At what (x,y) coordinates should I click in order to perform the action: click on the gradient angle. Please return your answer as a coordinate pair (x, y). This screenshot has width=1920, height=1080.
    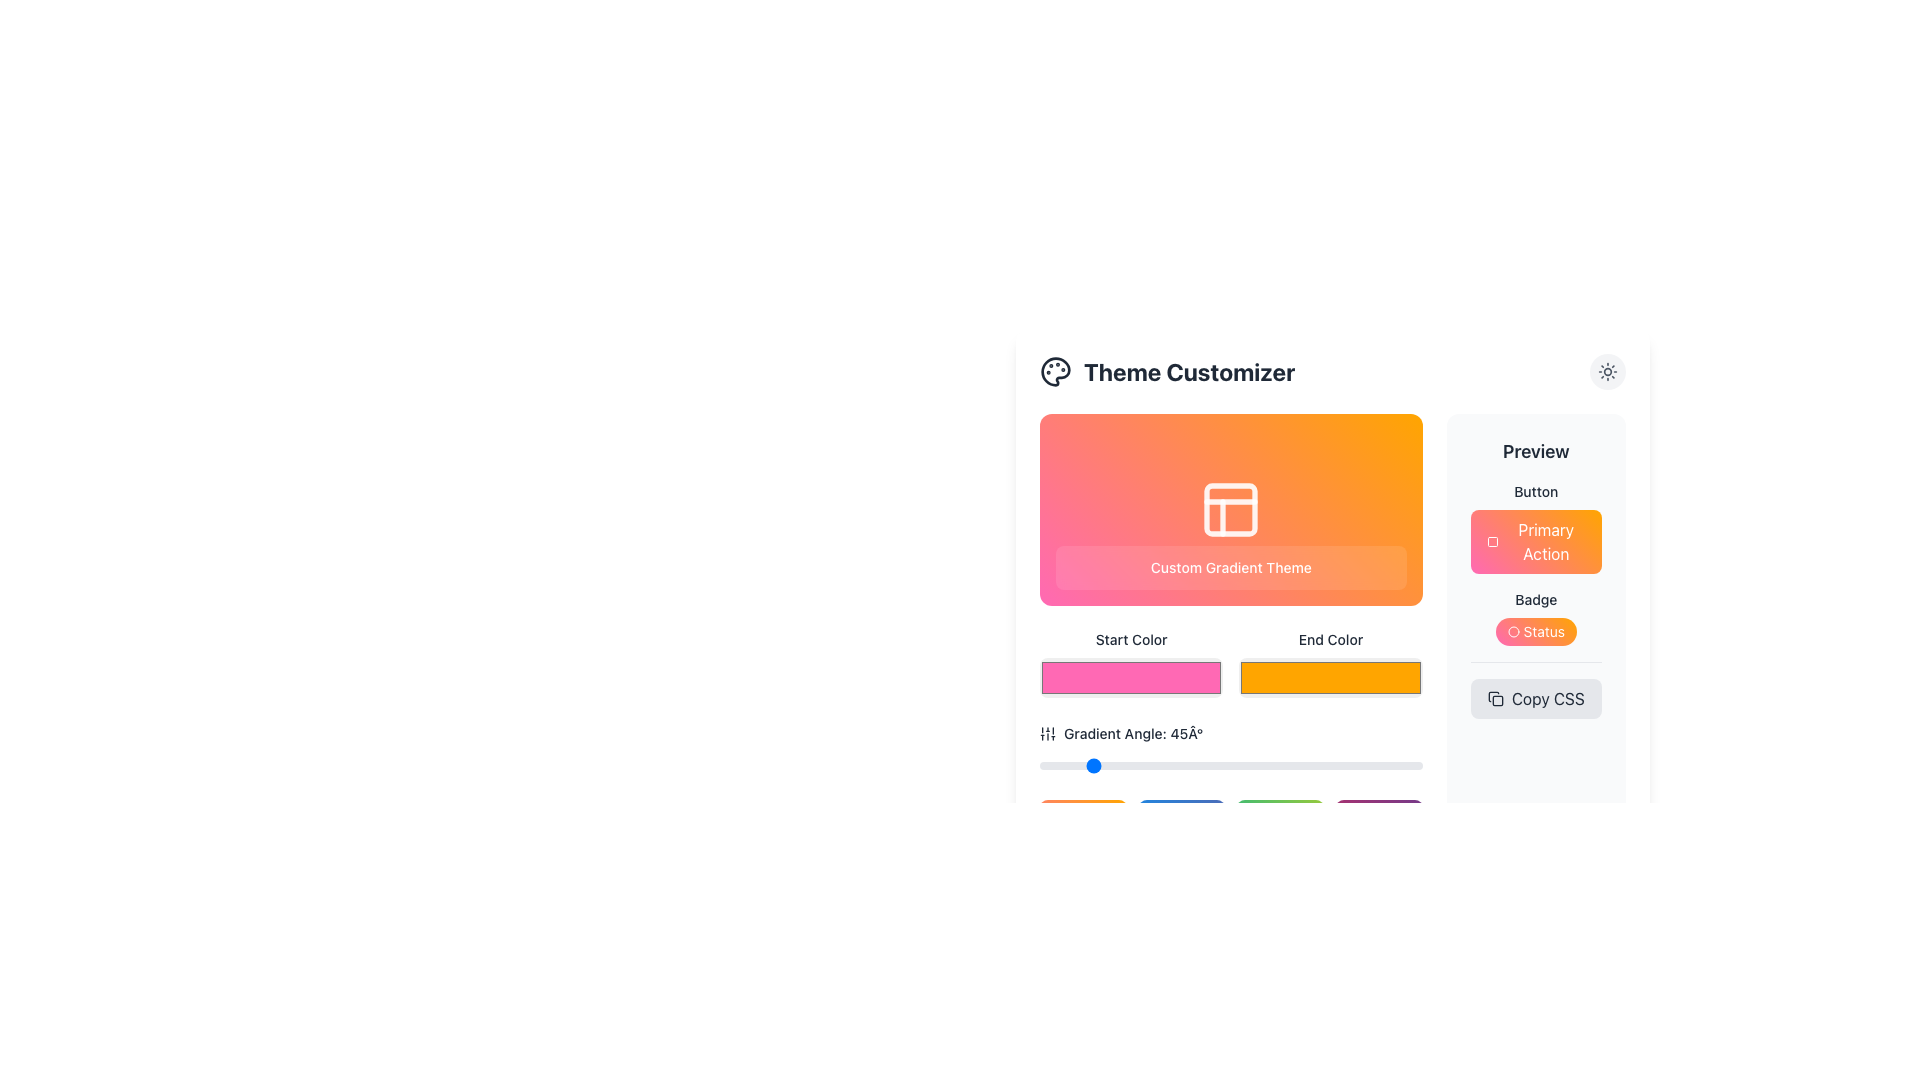
    Looking at the image, I should click on (1163, 765).